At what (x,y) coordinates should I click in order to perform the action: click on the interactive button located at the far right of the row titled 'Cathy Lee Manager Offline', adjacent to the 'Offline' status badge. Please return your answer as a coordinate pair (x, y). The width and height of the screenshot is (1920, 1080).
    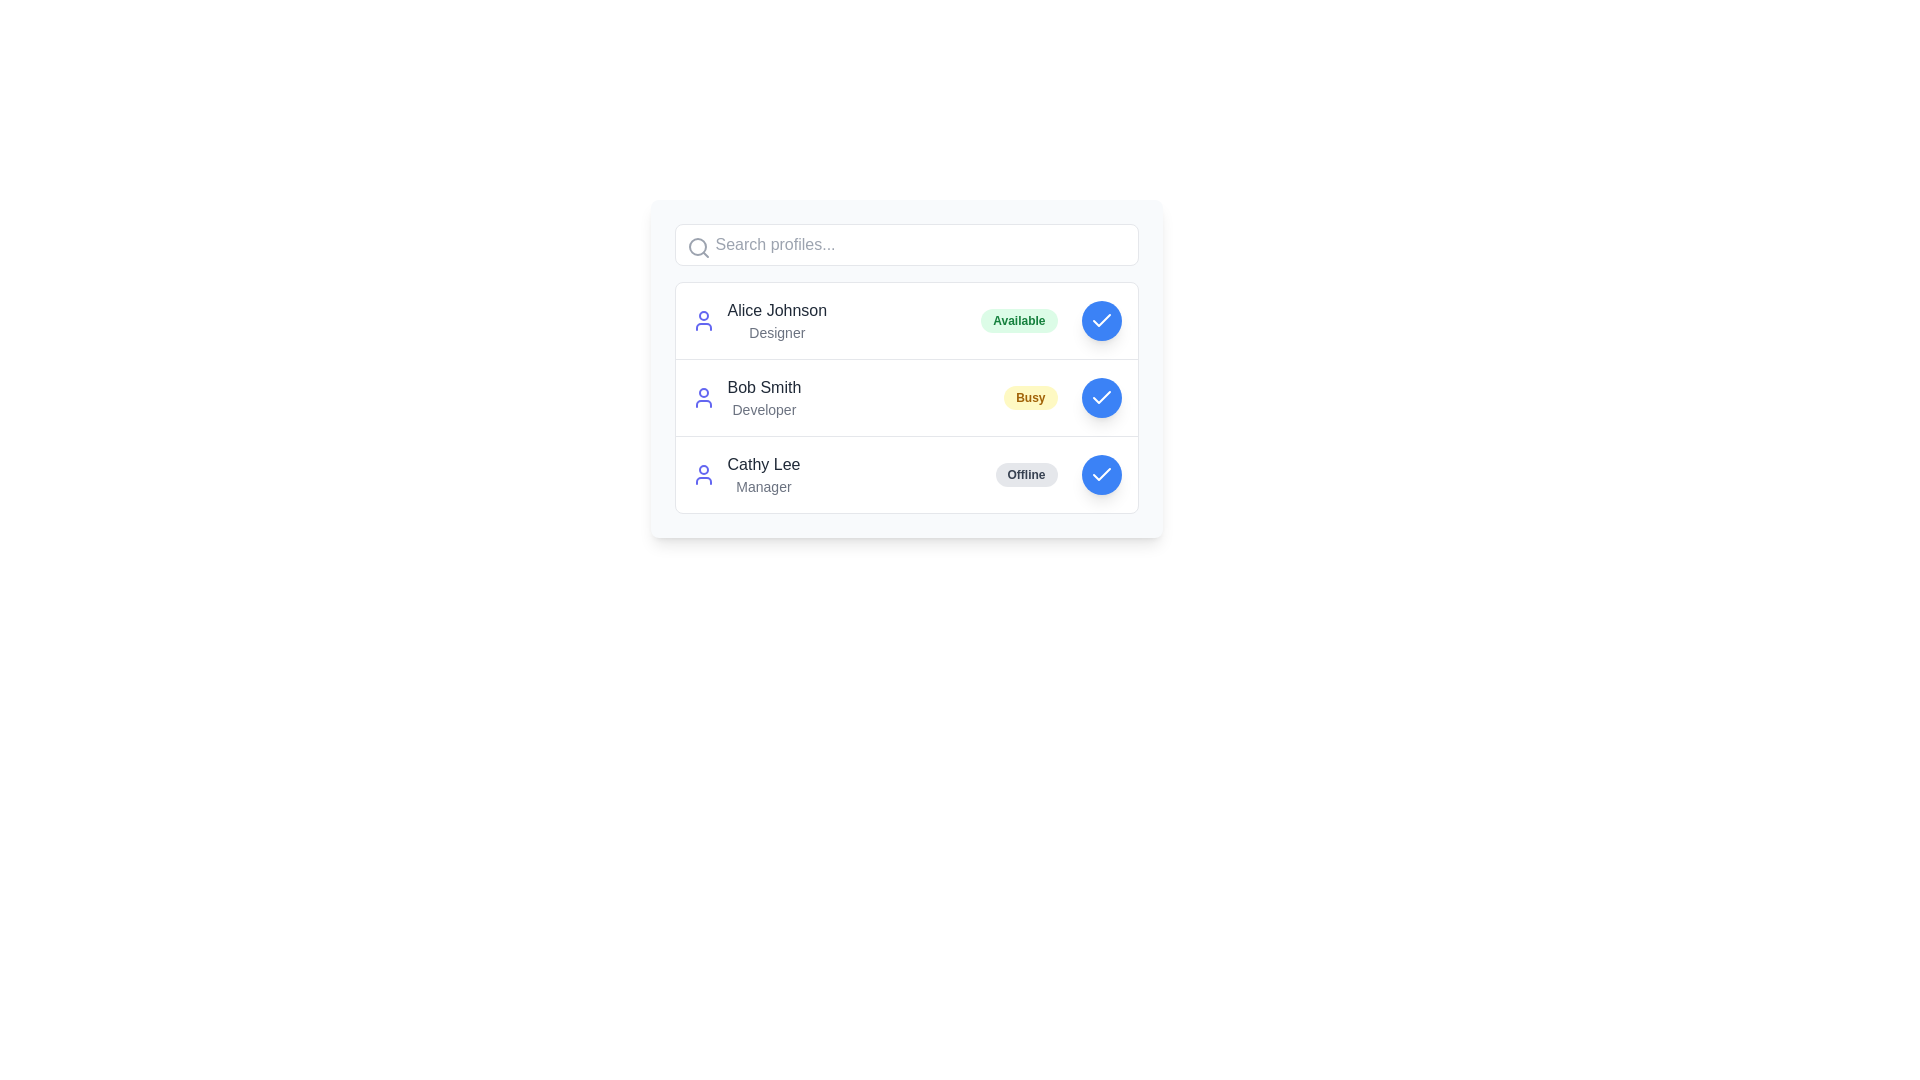
    Looking at the image, I should click on (1100, 474).